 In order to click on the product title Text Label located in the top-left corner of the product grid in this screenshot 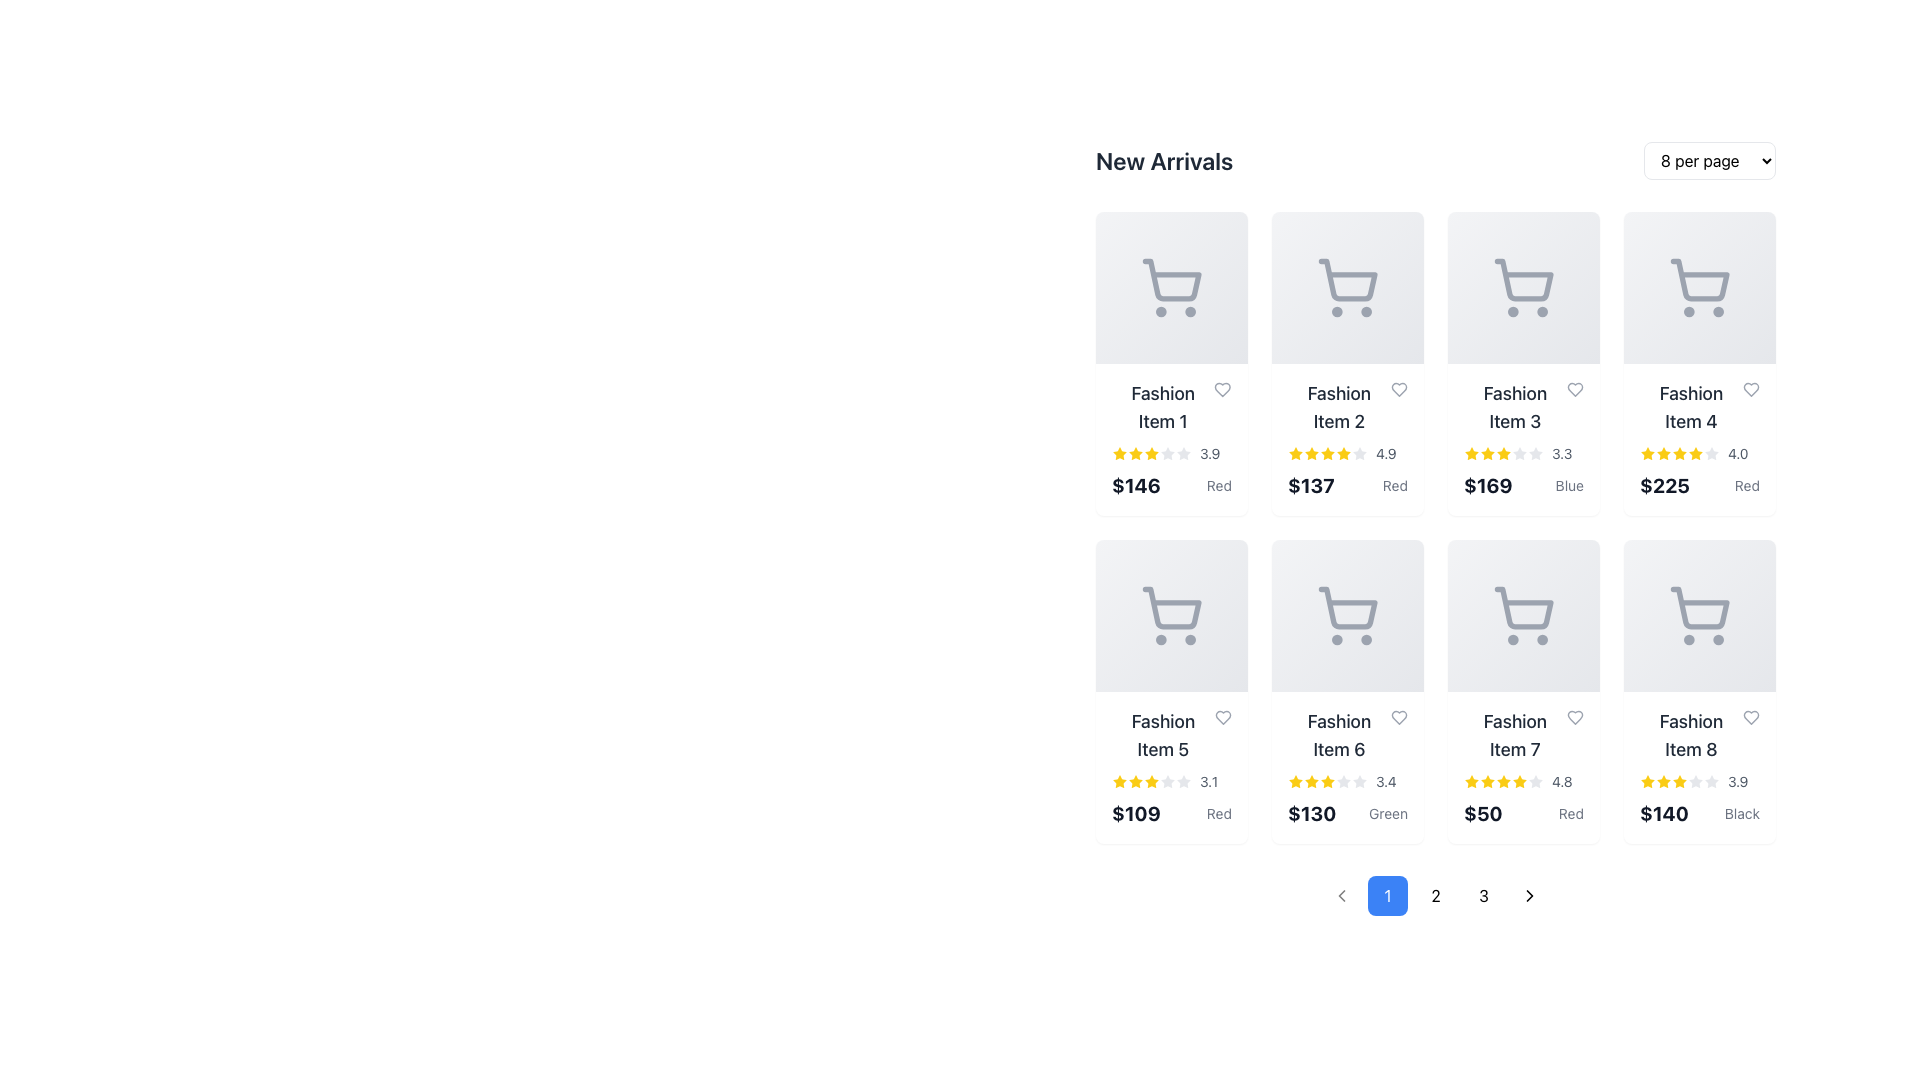, I will do `click(1163, 407)`.